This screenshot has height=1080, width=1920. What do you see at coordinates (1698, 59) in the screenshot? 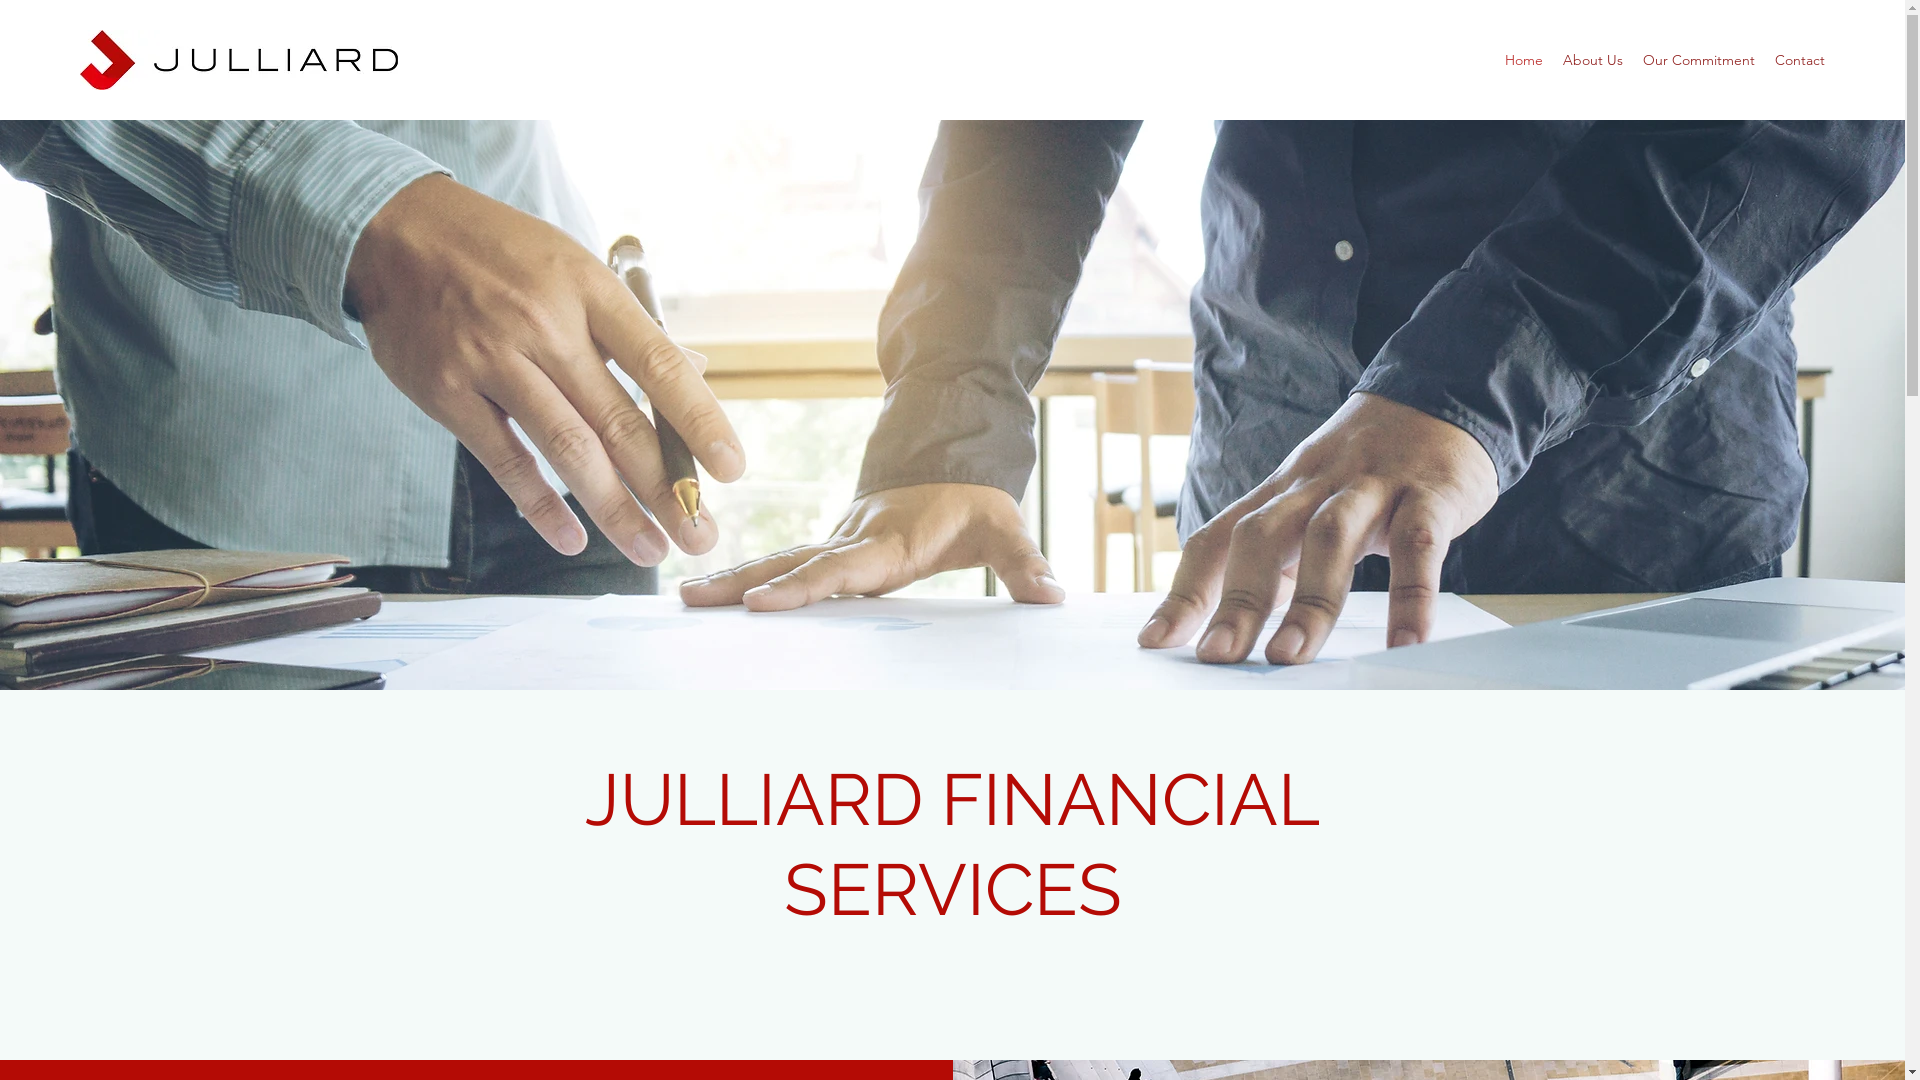
I see `'Our Commitment'` at bounding box center [1698, 59].